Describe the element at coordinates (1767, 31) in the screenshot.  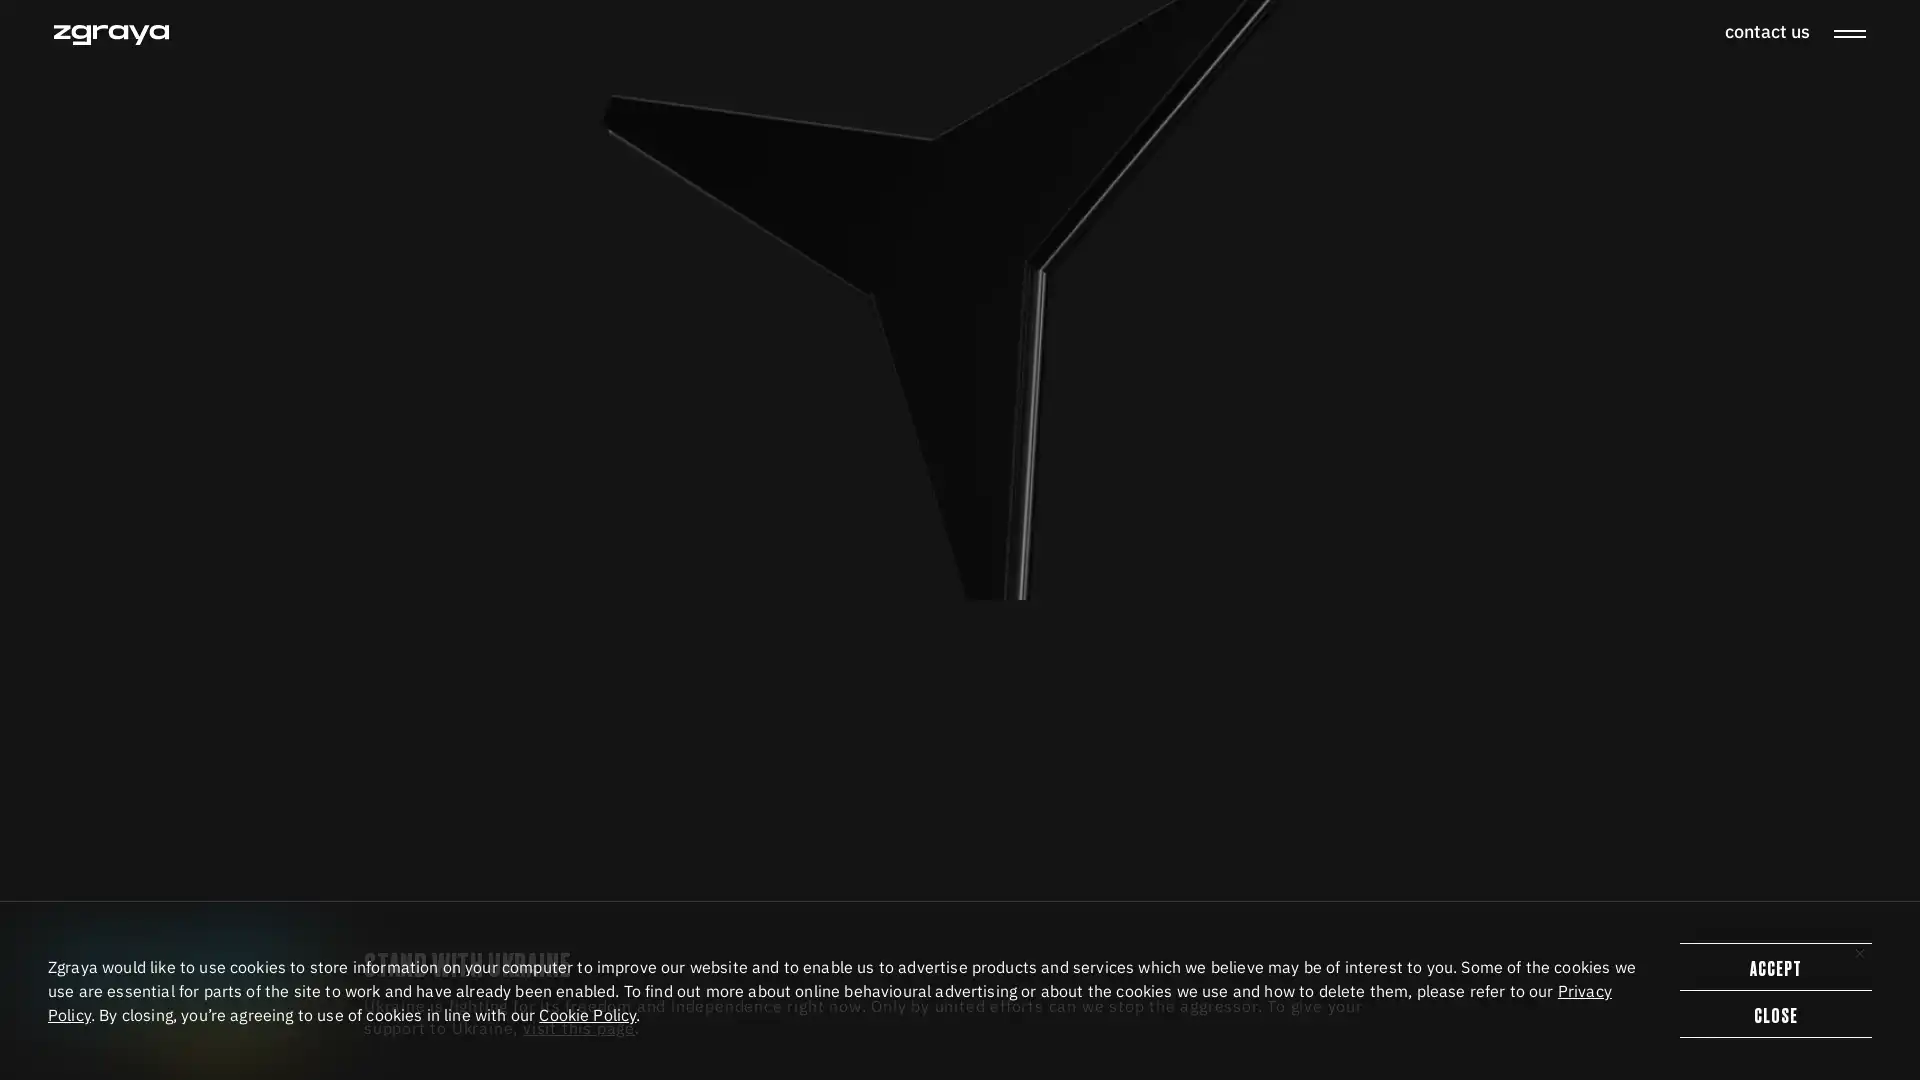
I see `contat us` at that location.